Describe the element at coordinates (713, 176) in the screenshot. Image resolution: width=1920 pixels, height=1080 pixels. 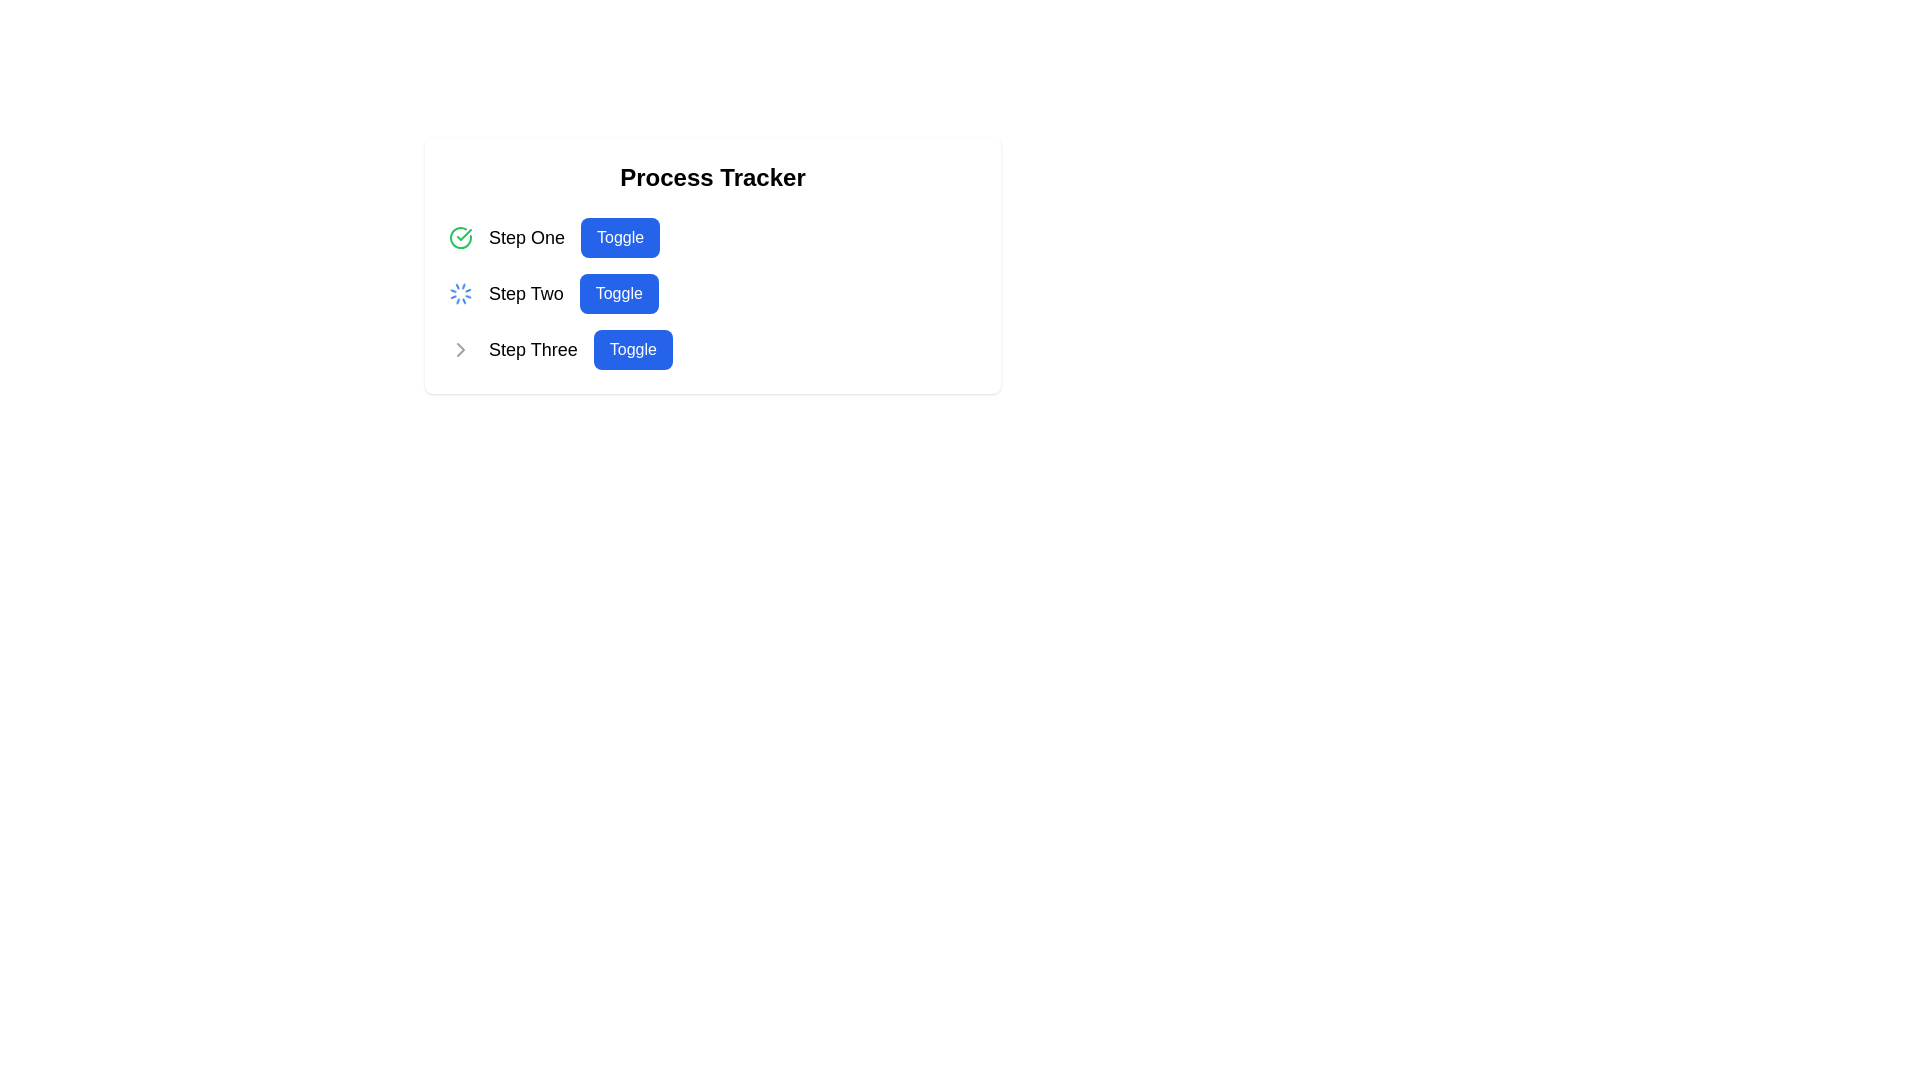
I see `text of the heading element located at the top of the card-like section, which serves as the title for the content below` at that location.